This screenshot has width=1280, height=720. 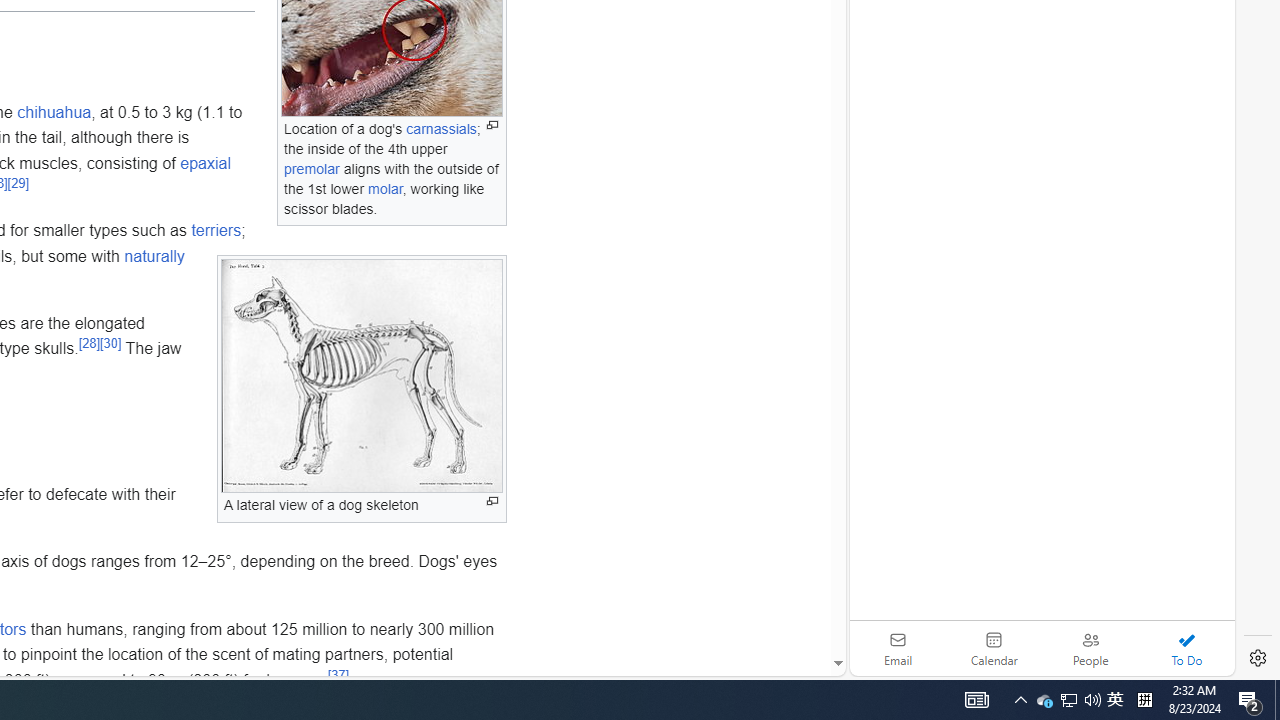 What do you see at coordinates (311, 168) in the screenshot?
I see `'premolar'` at bounding box center [311, 168].